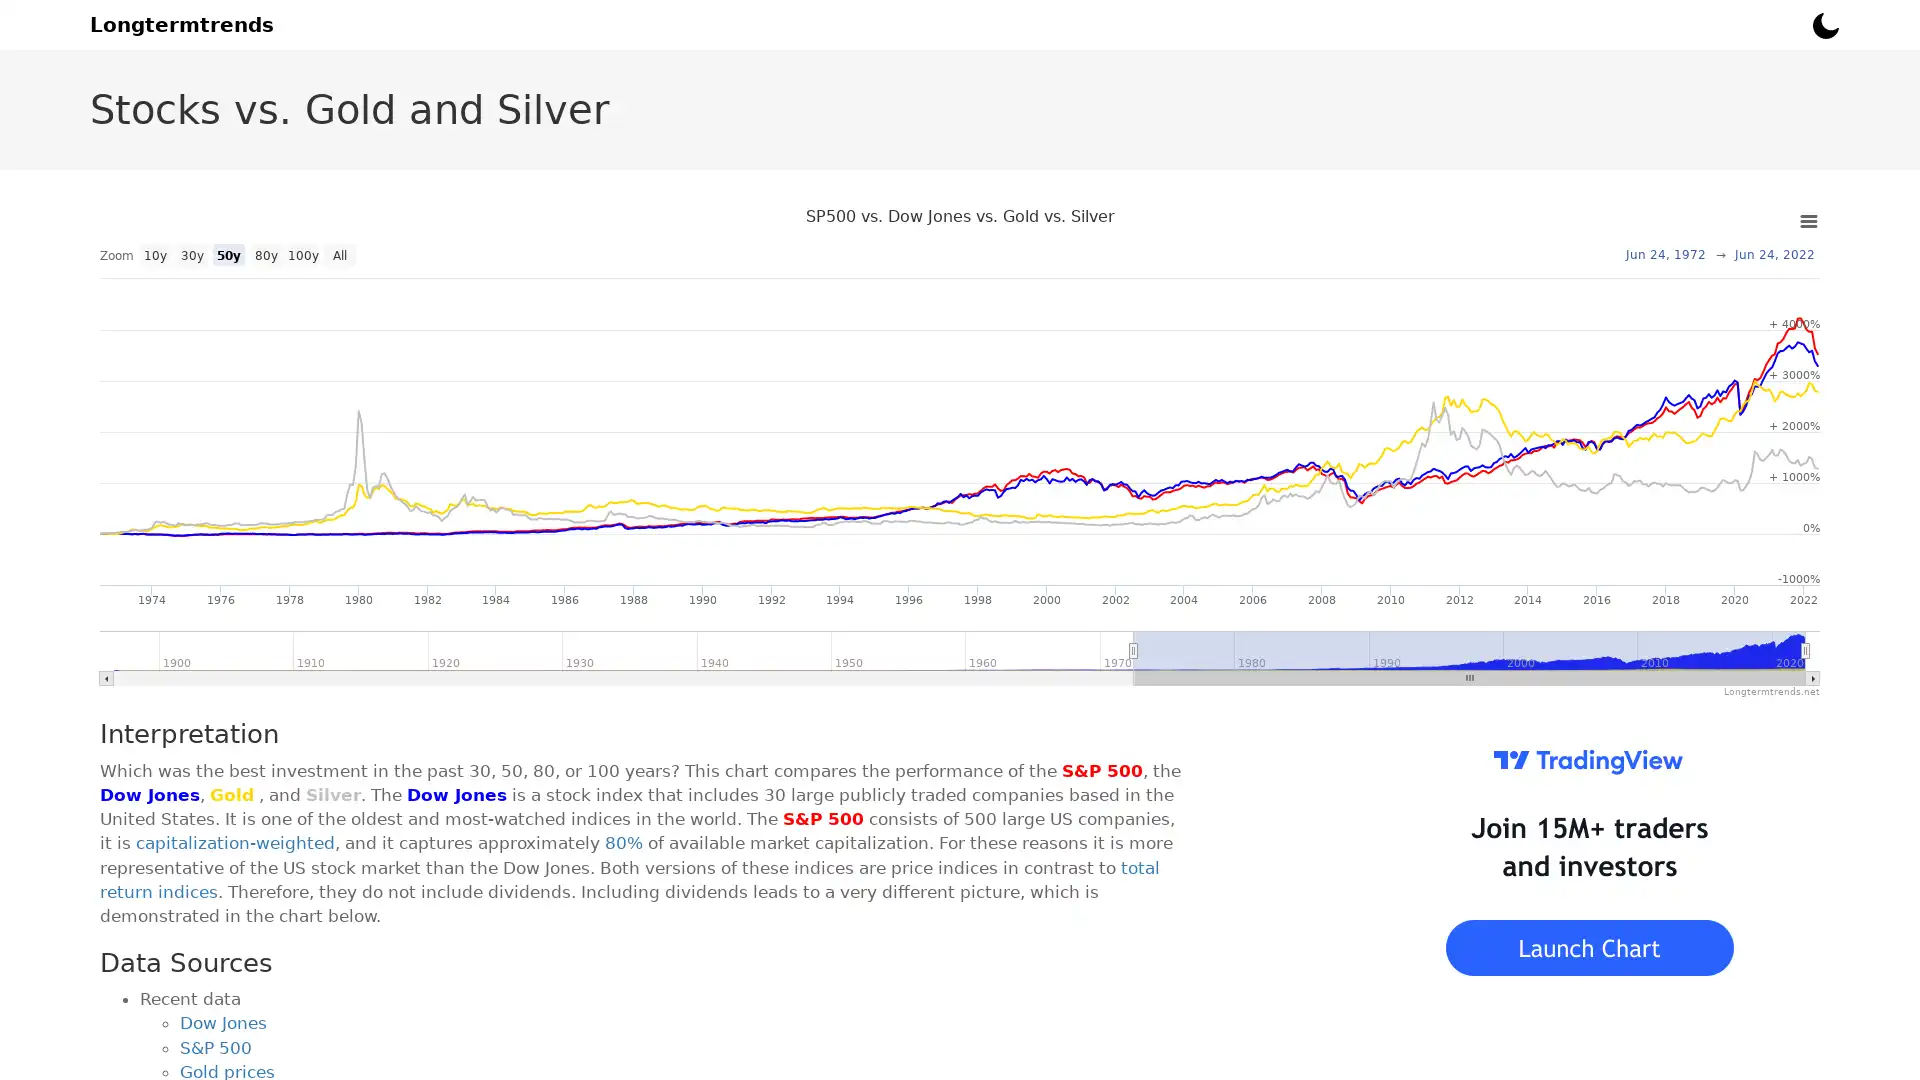 The image size is (1920, 1080). What do you see at coordinates (153, 253) in the screenshot?
I see `10y` at bounding box center [153, 253].